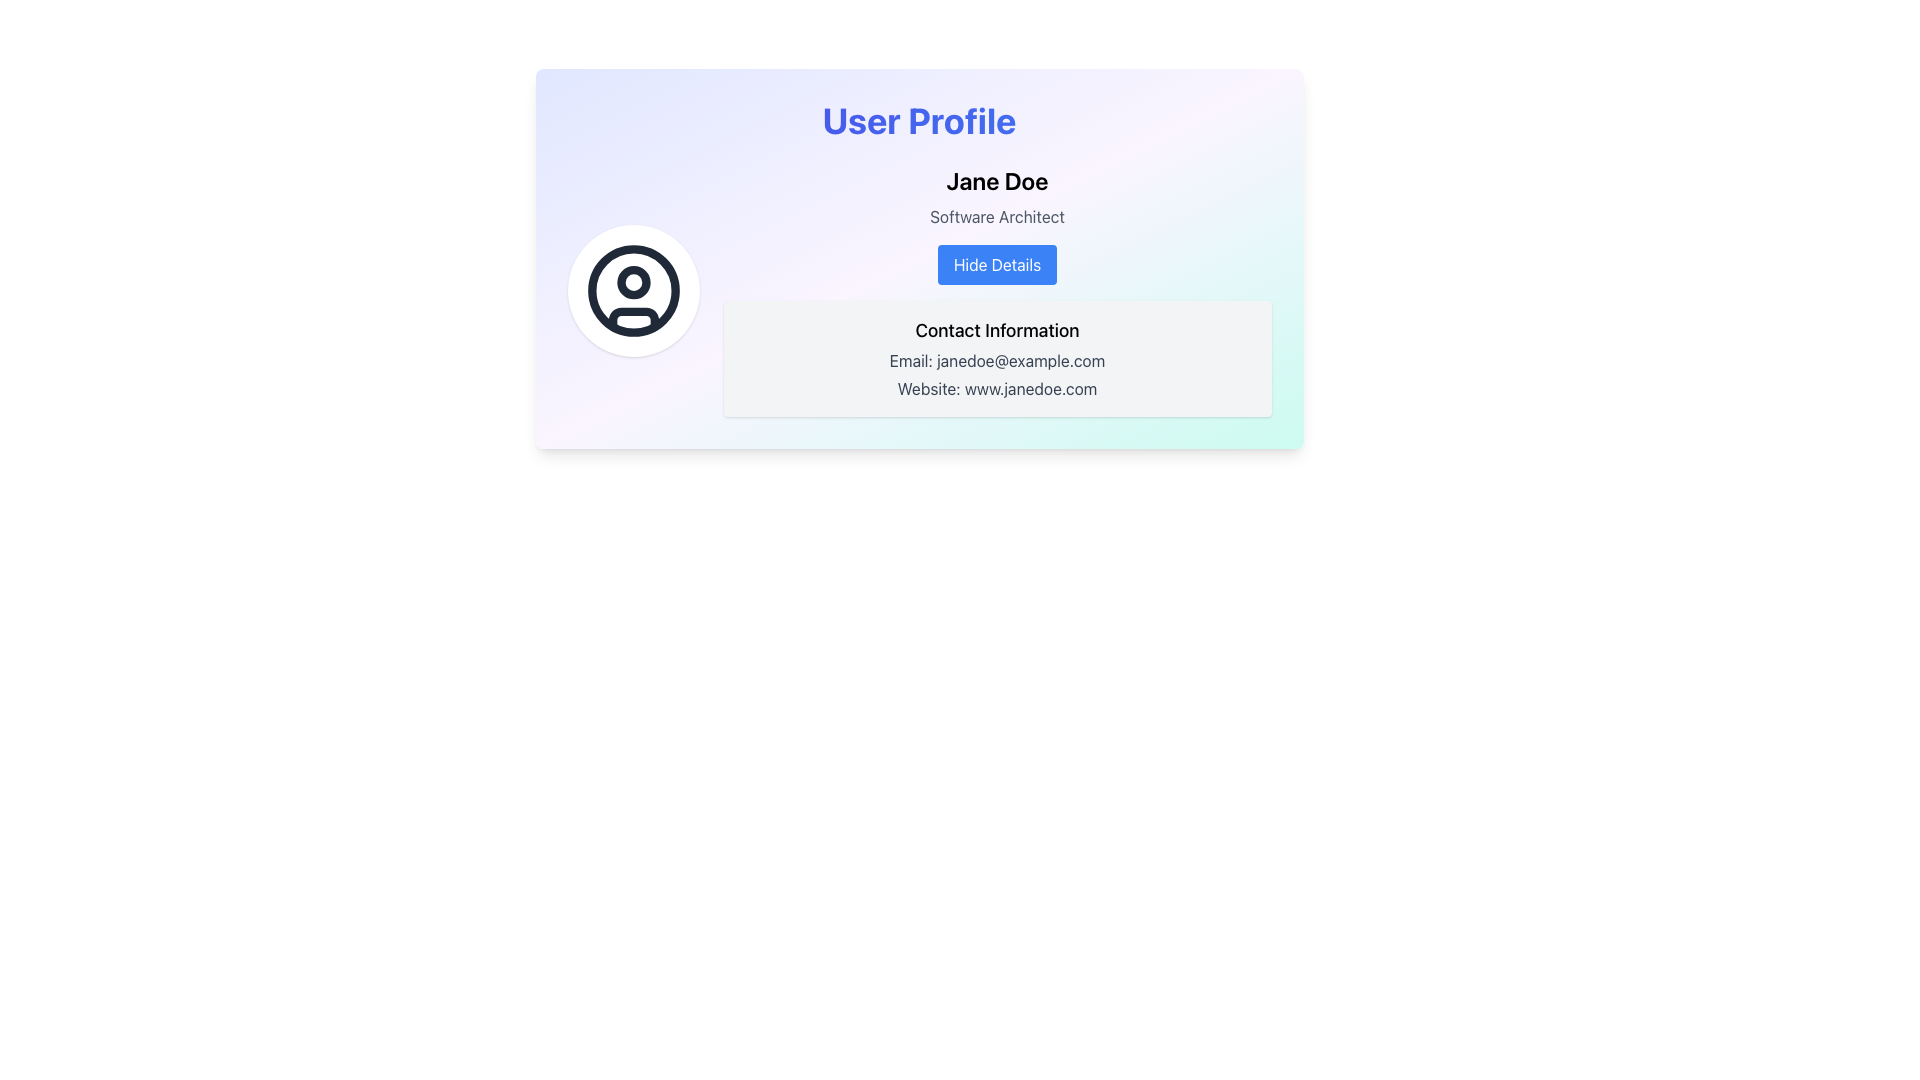  Describe the element at coordinates (997, 290) in the screenshot. I see `the 'Hide Details' button located within the user profile card, positioned on the right half and above the 'Contact Information' section` at that location.